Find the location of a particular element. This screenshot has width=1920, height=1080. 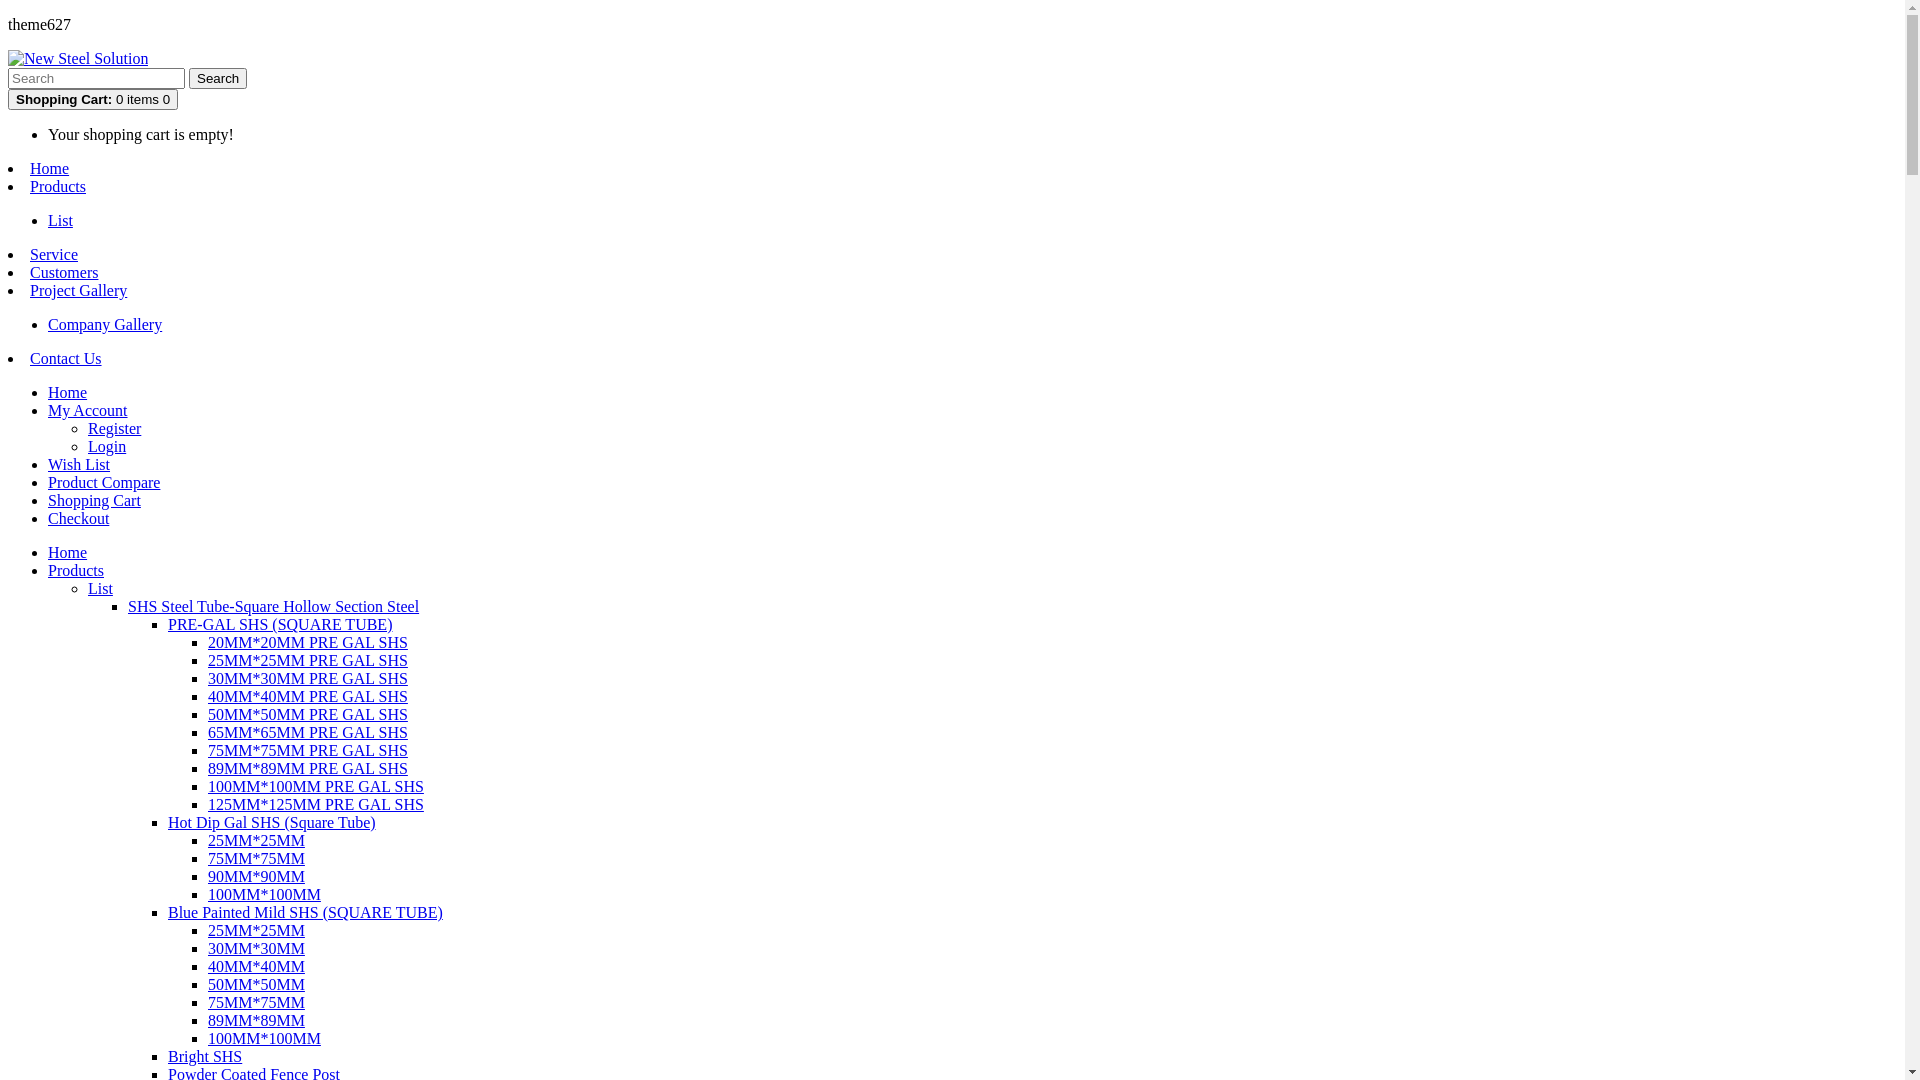

'Login' is located at coordinates (105, 445).